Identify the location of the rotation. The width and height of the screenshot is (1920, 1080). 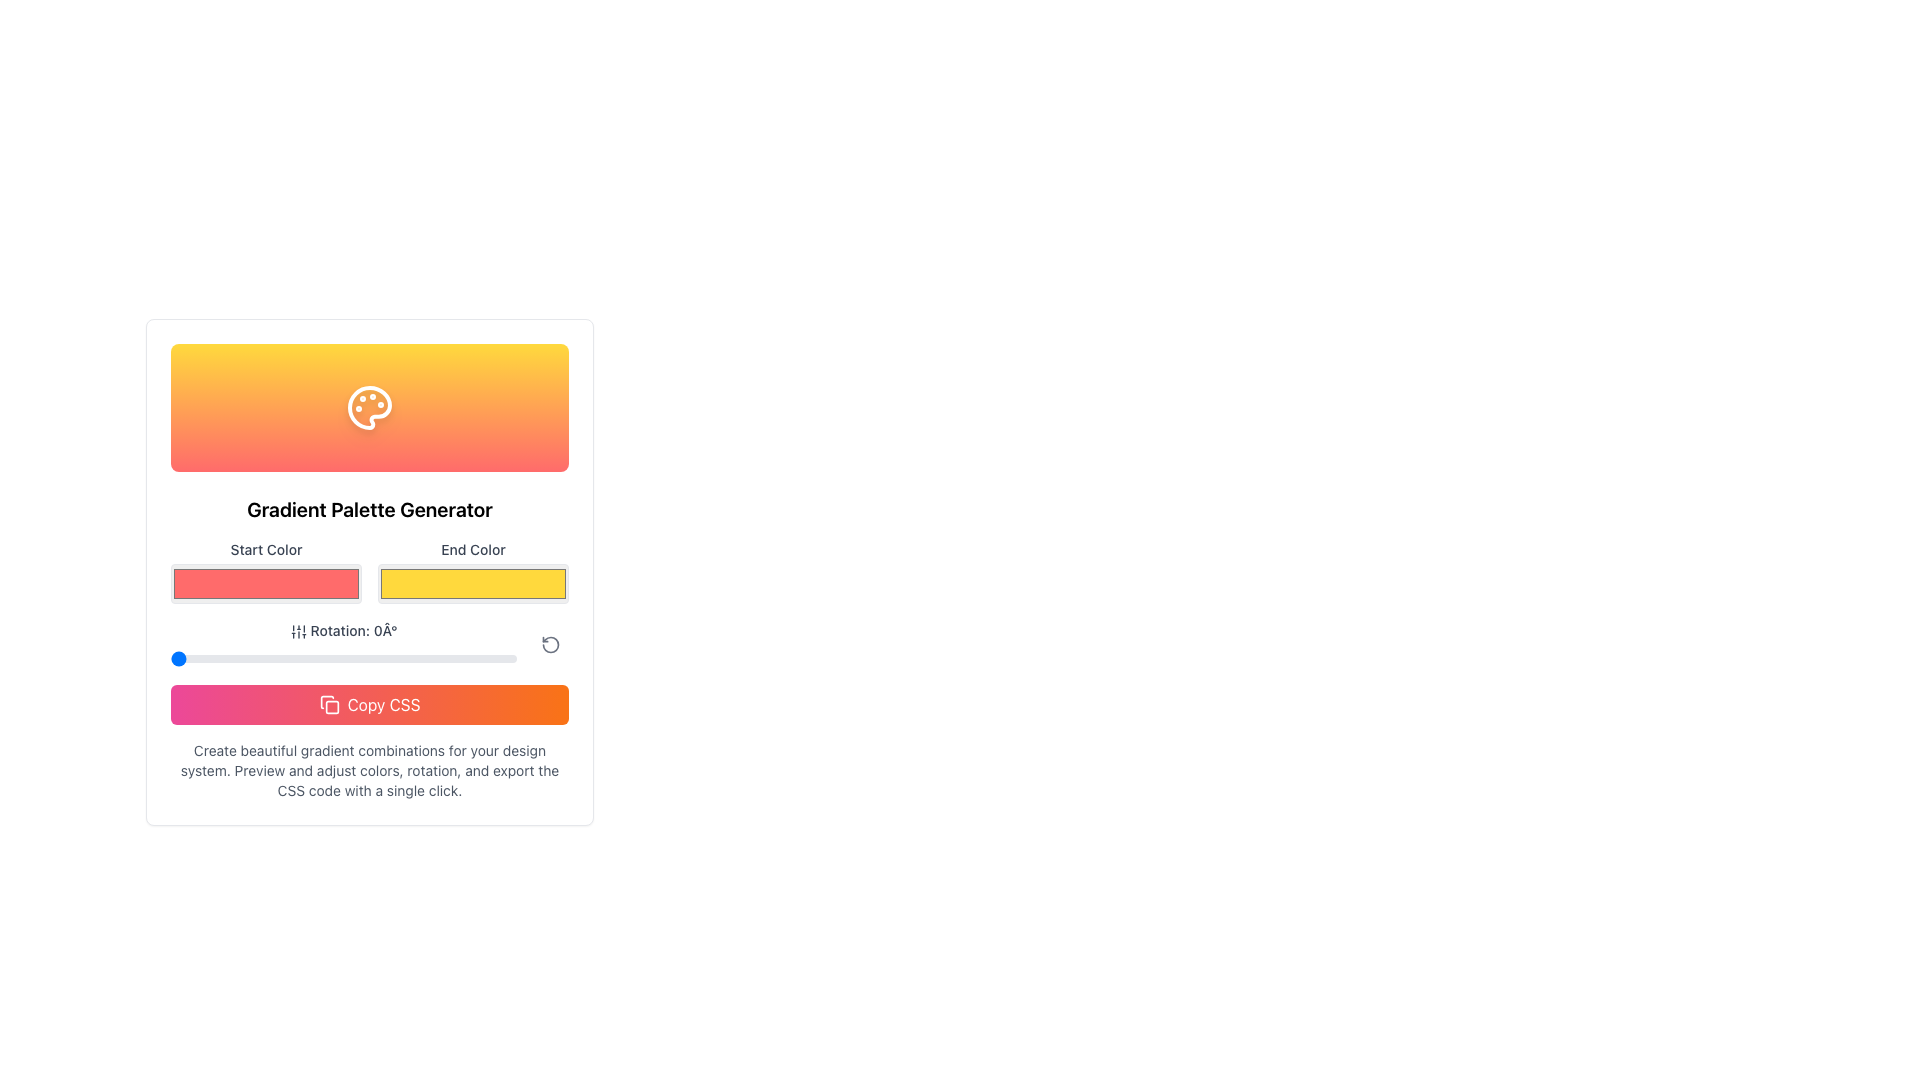
(207, 659).